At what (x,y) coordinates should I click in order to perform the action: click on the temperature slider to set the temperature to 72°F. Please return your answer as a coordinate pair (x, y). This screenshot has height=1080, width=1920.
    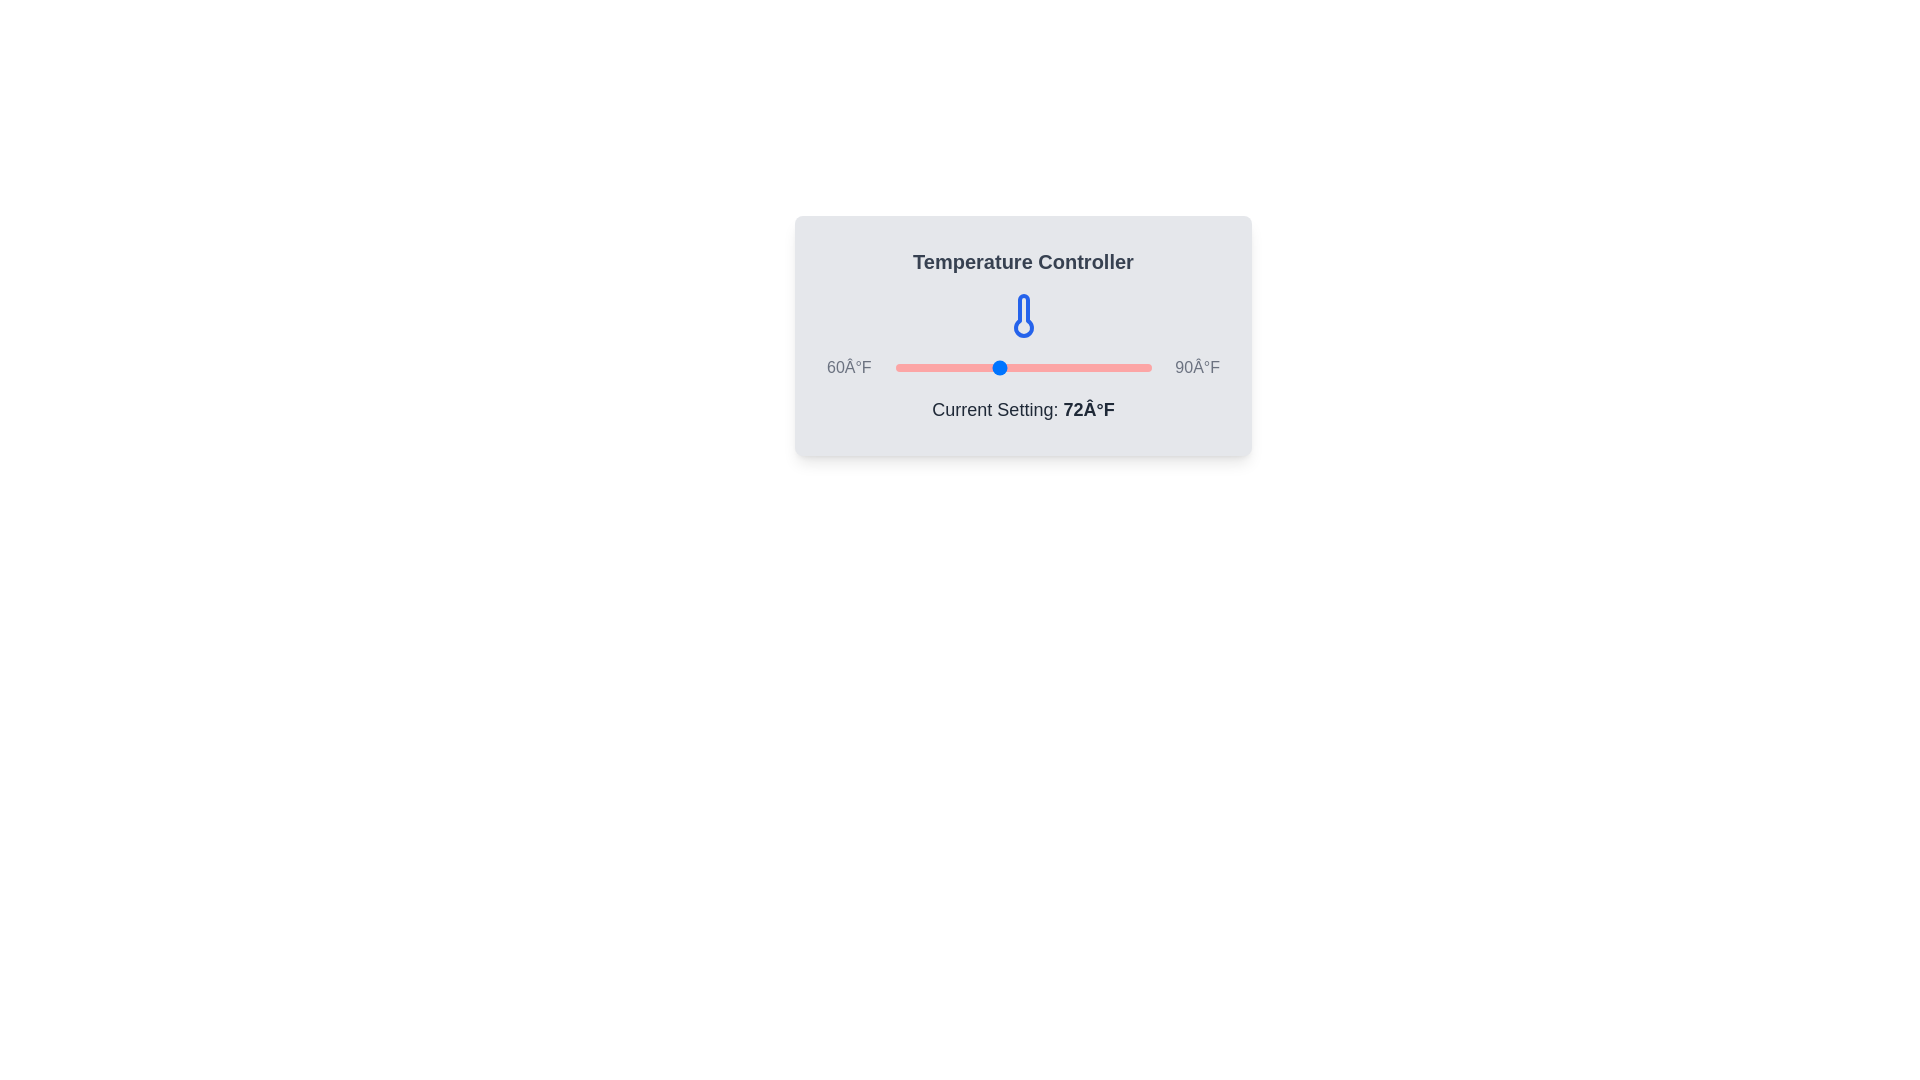
    Looking at the image, I should click on (997, 367).